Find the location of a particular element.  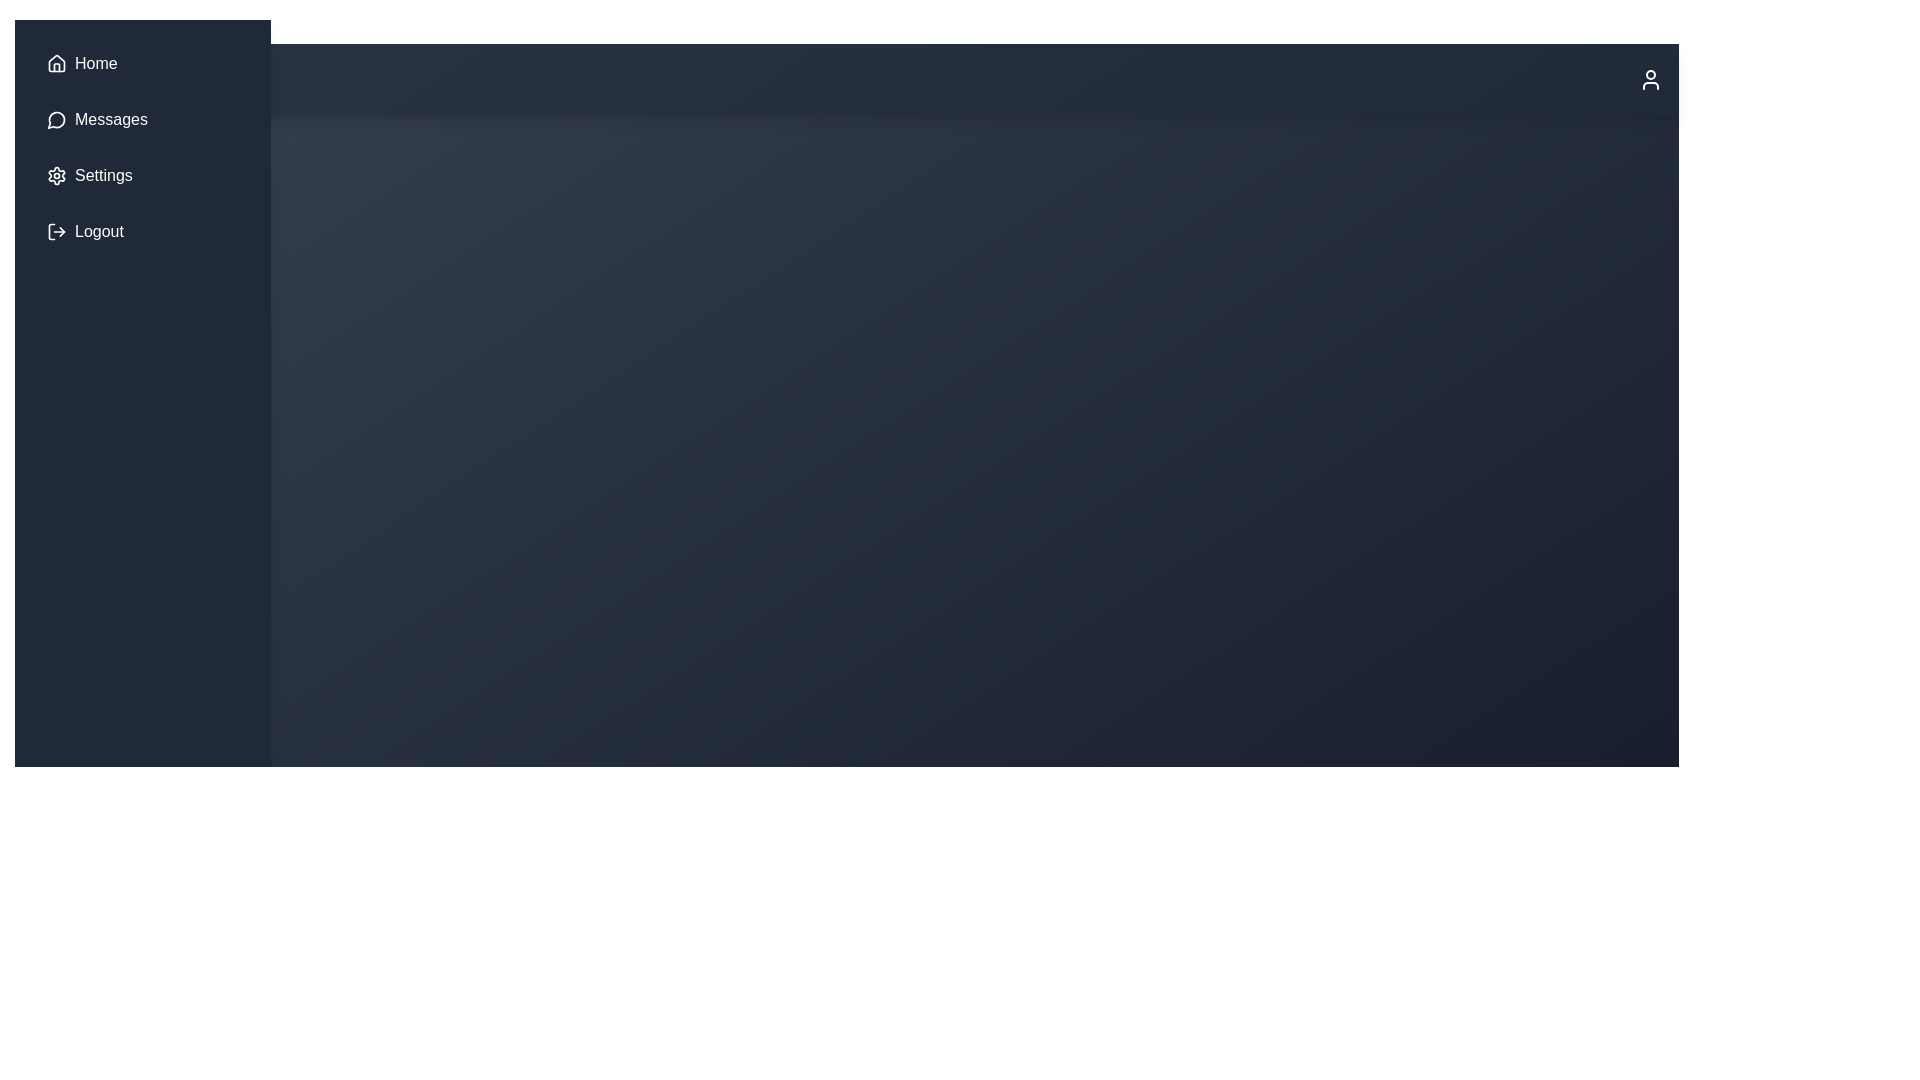

the 'Settings' option in the sidebar to navigate to the Settings section is located at coordinates (101, 175).